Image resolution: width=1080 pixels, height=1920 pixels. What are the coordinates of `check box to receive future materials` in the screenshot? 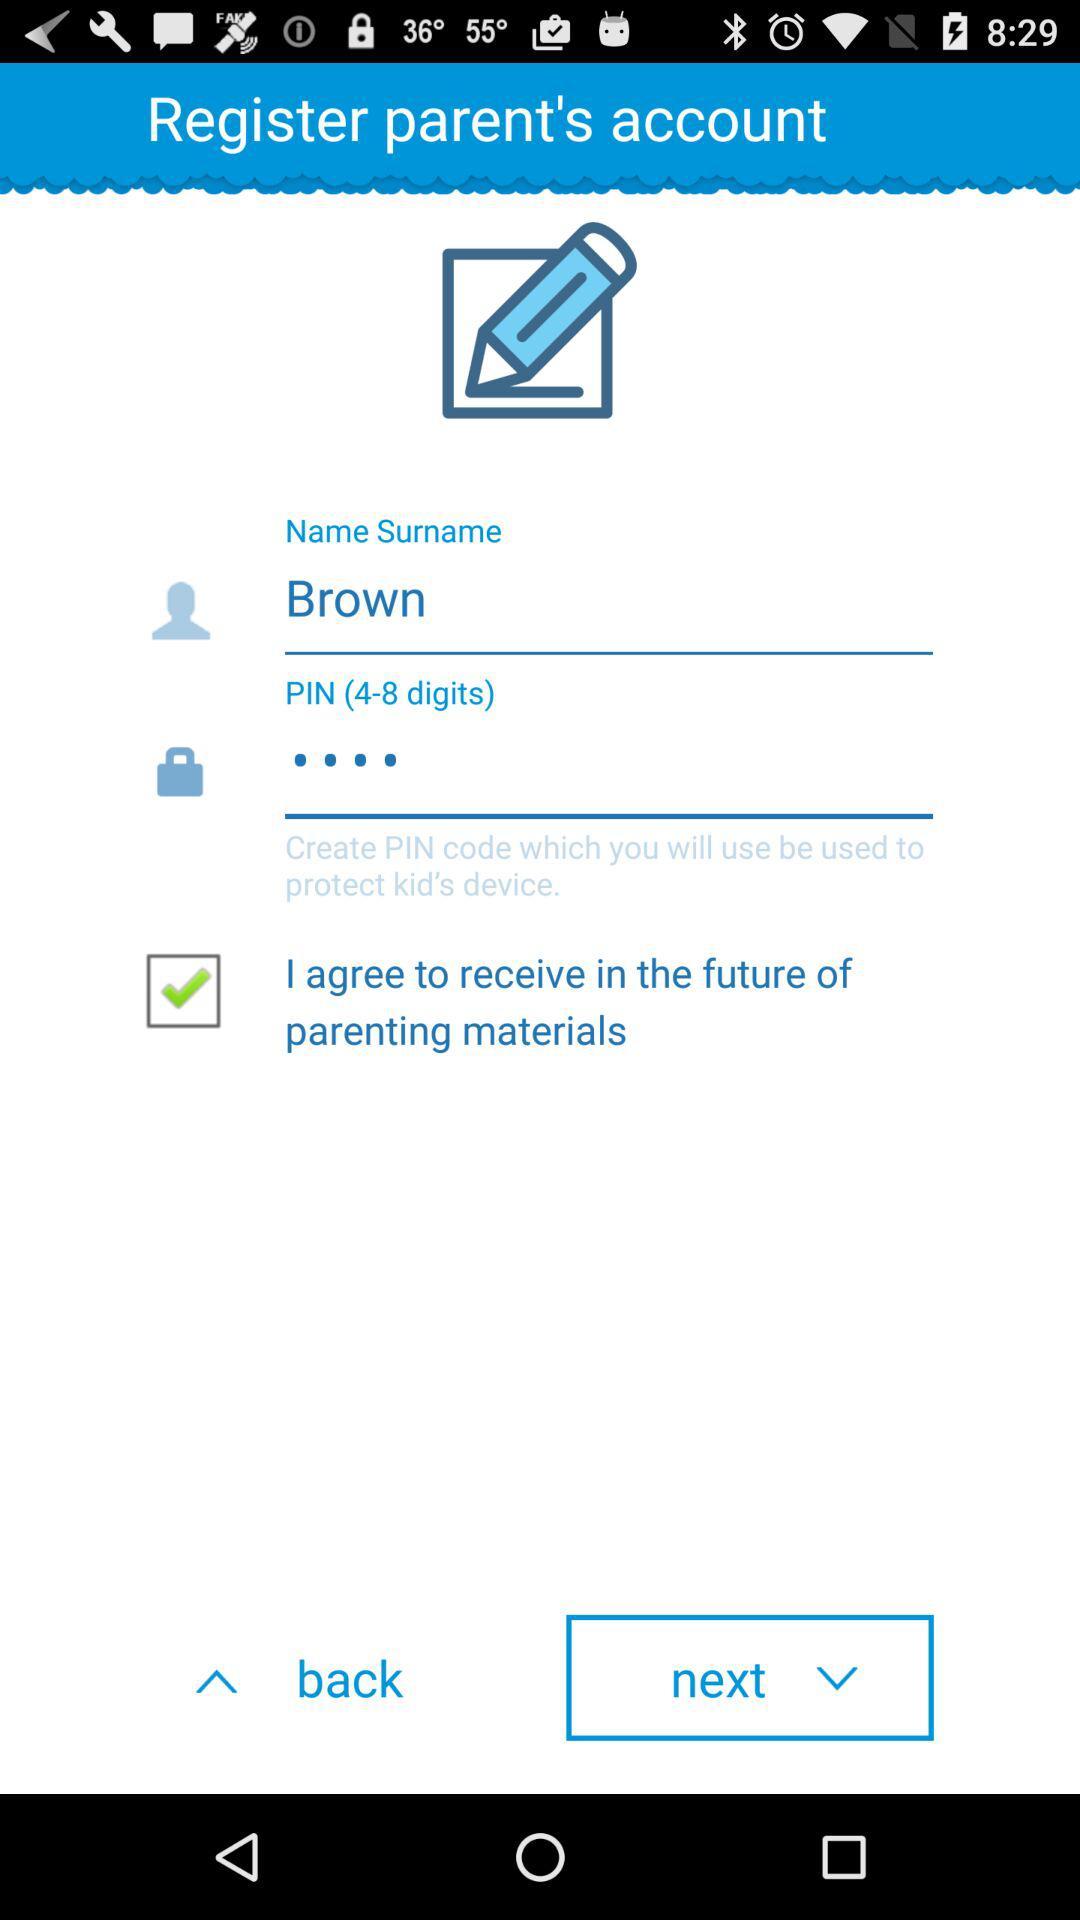 It's located at (191, 989).